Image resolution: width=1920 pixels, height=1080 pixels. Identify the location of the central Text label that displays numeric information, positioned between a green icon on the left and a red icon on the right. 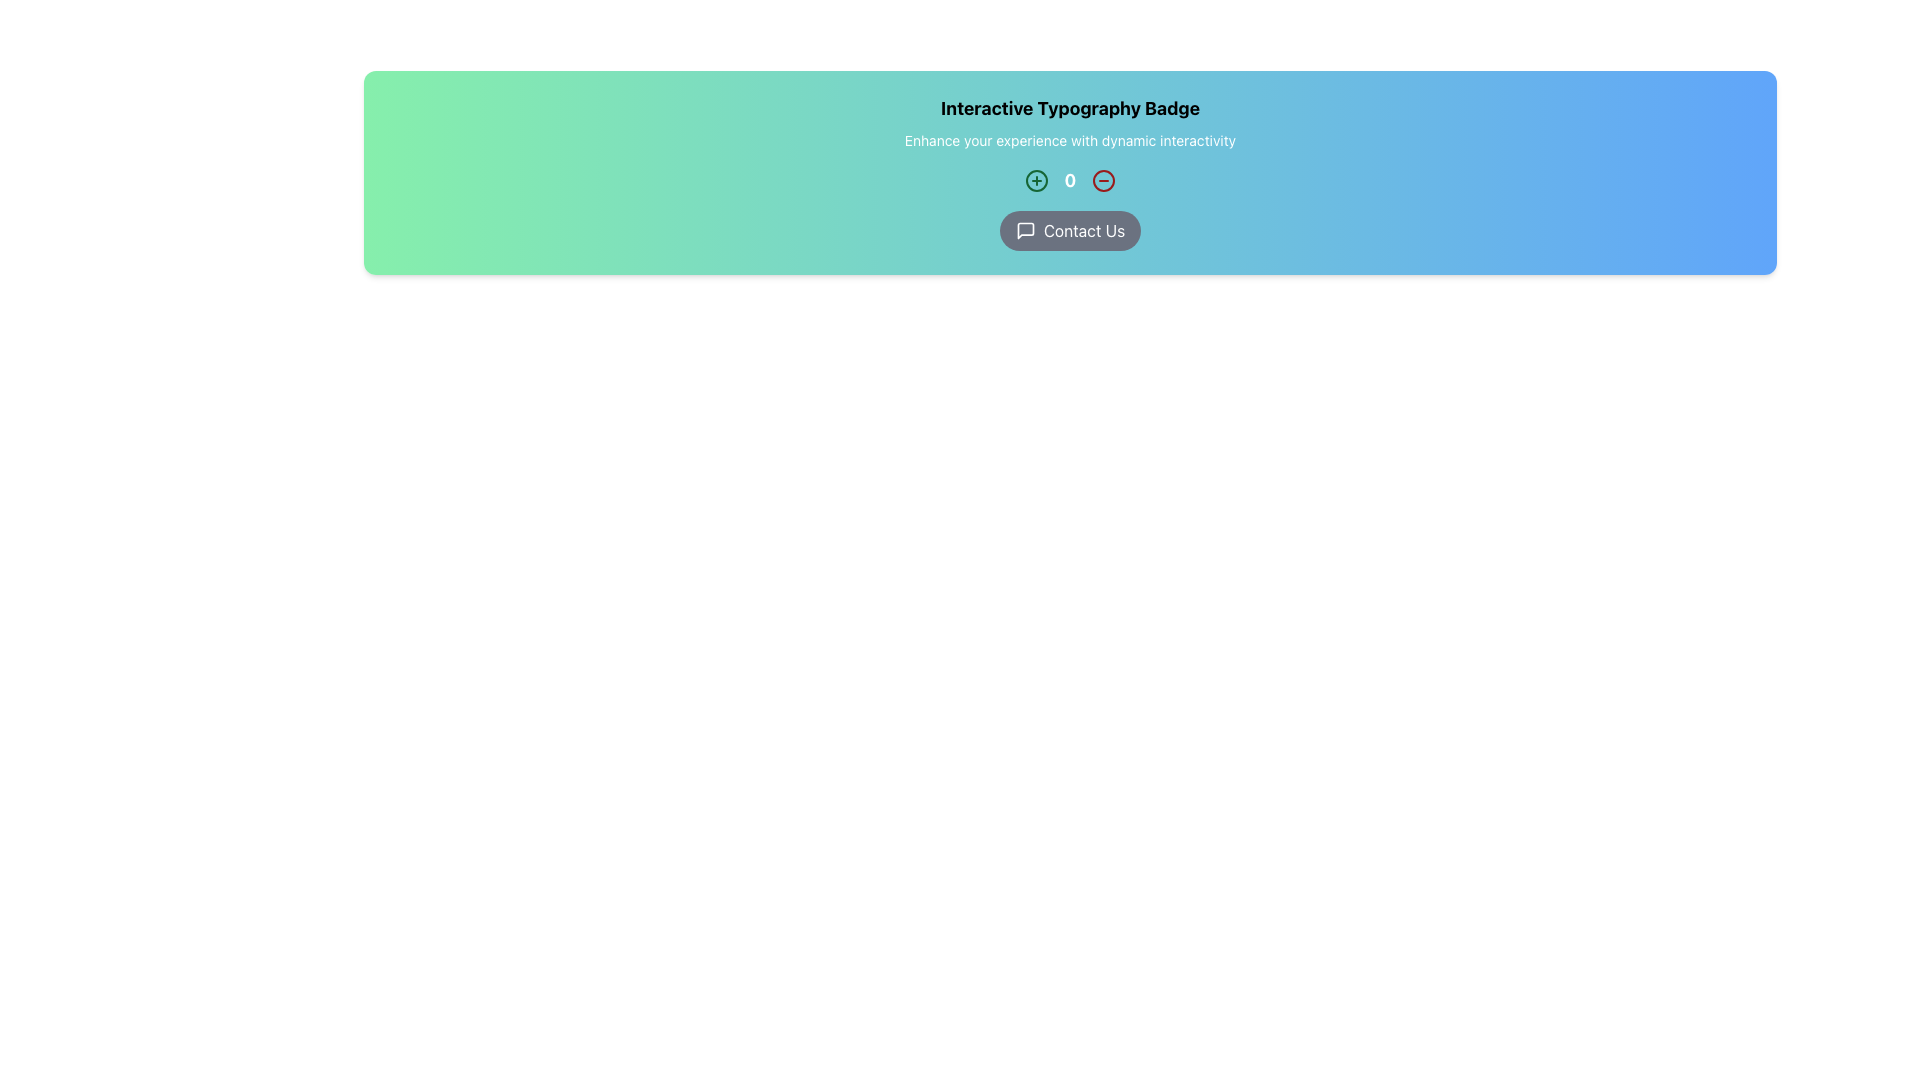
(1069, 181).